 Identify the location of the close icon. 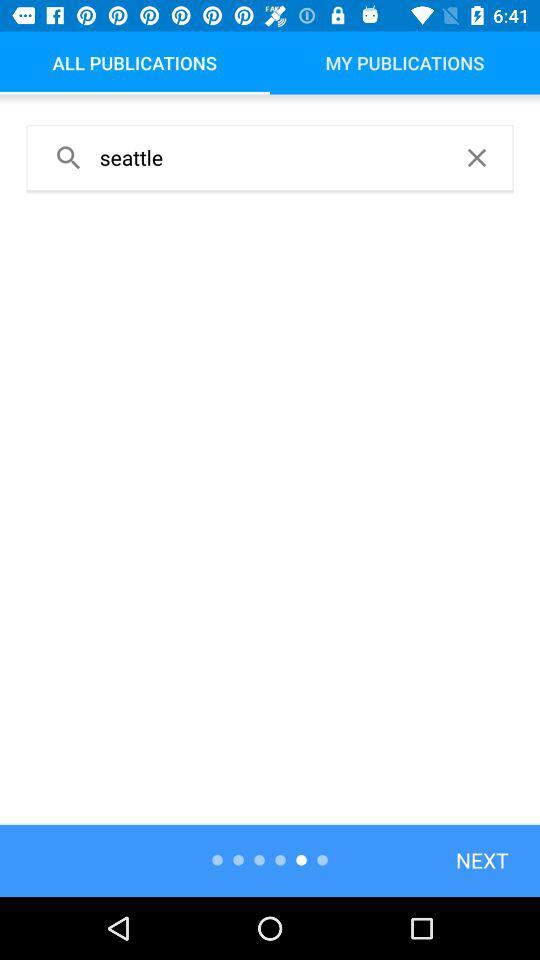
(475, 156).